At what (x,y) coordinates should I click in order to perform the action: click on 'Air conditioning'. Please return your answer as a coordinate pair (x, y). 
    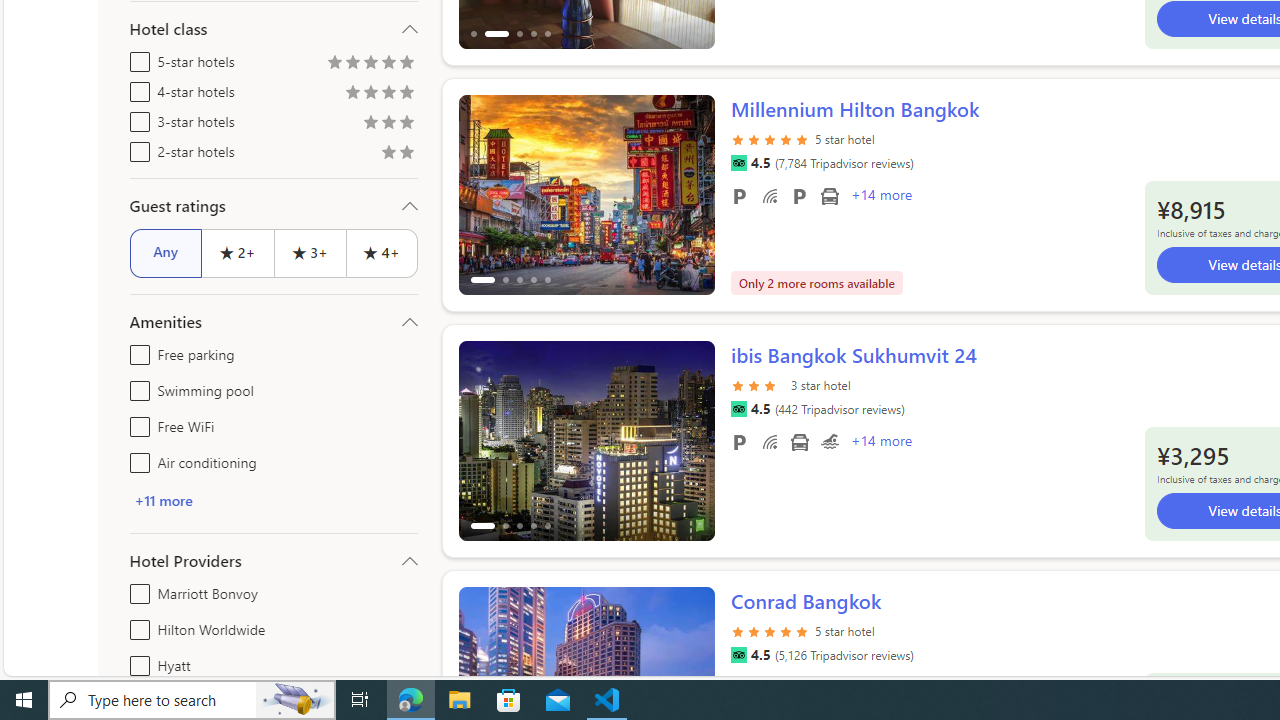
    Looking at the image, I should click on (135, 459).